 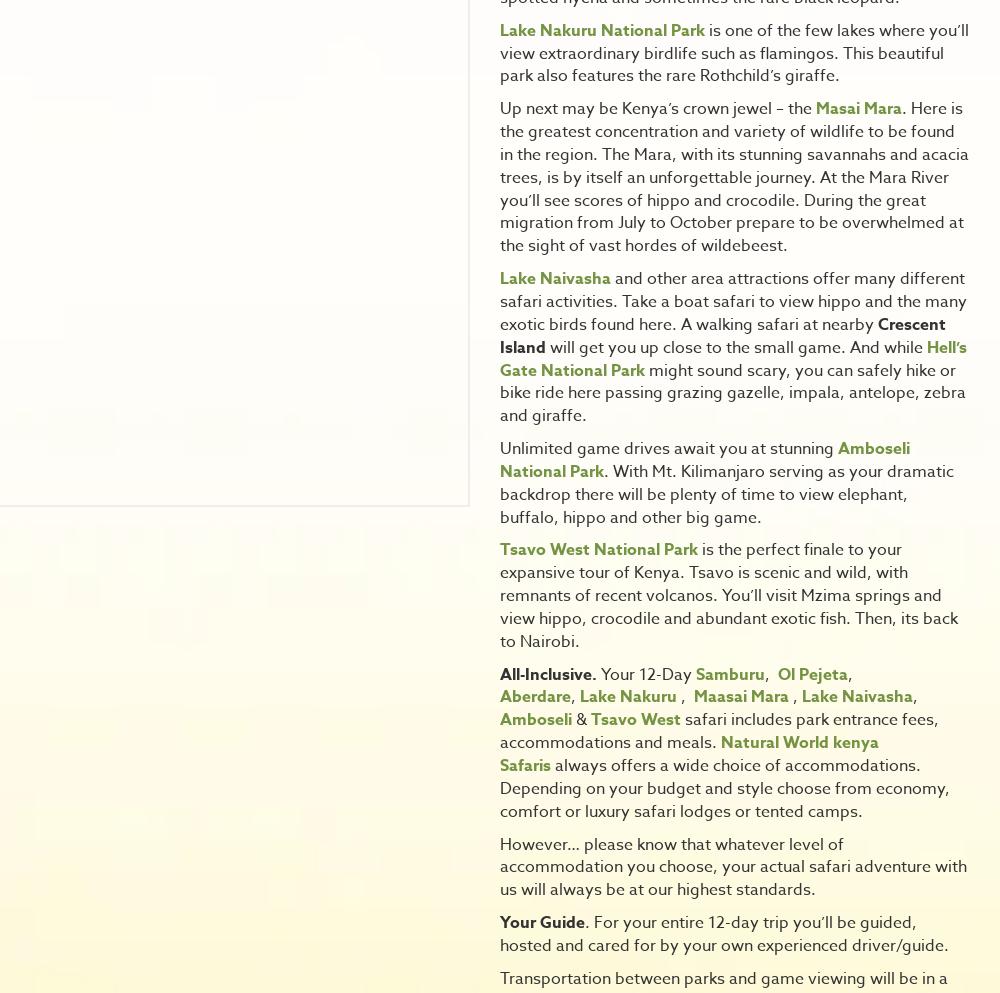 What do you see at coordinates (733, 176) in the screenshot?
I see `'. Here is the greatest concentration and variety of wildlife to be found in the region. The Mara, with its stunning savannahs and acacia trees, is by itself an unforgettable journey. At the Mara River you’ll see scores of hippo and crocodile. During the great migration from July to October prepare to be overwhelmed at the sight of vast hordes of wildebeest.'` at bounding box center [733, 176].